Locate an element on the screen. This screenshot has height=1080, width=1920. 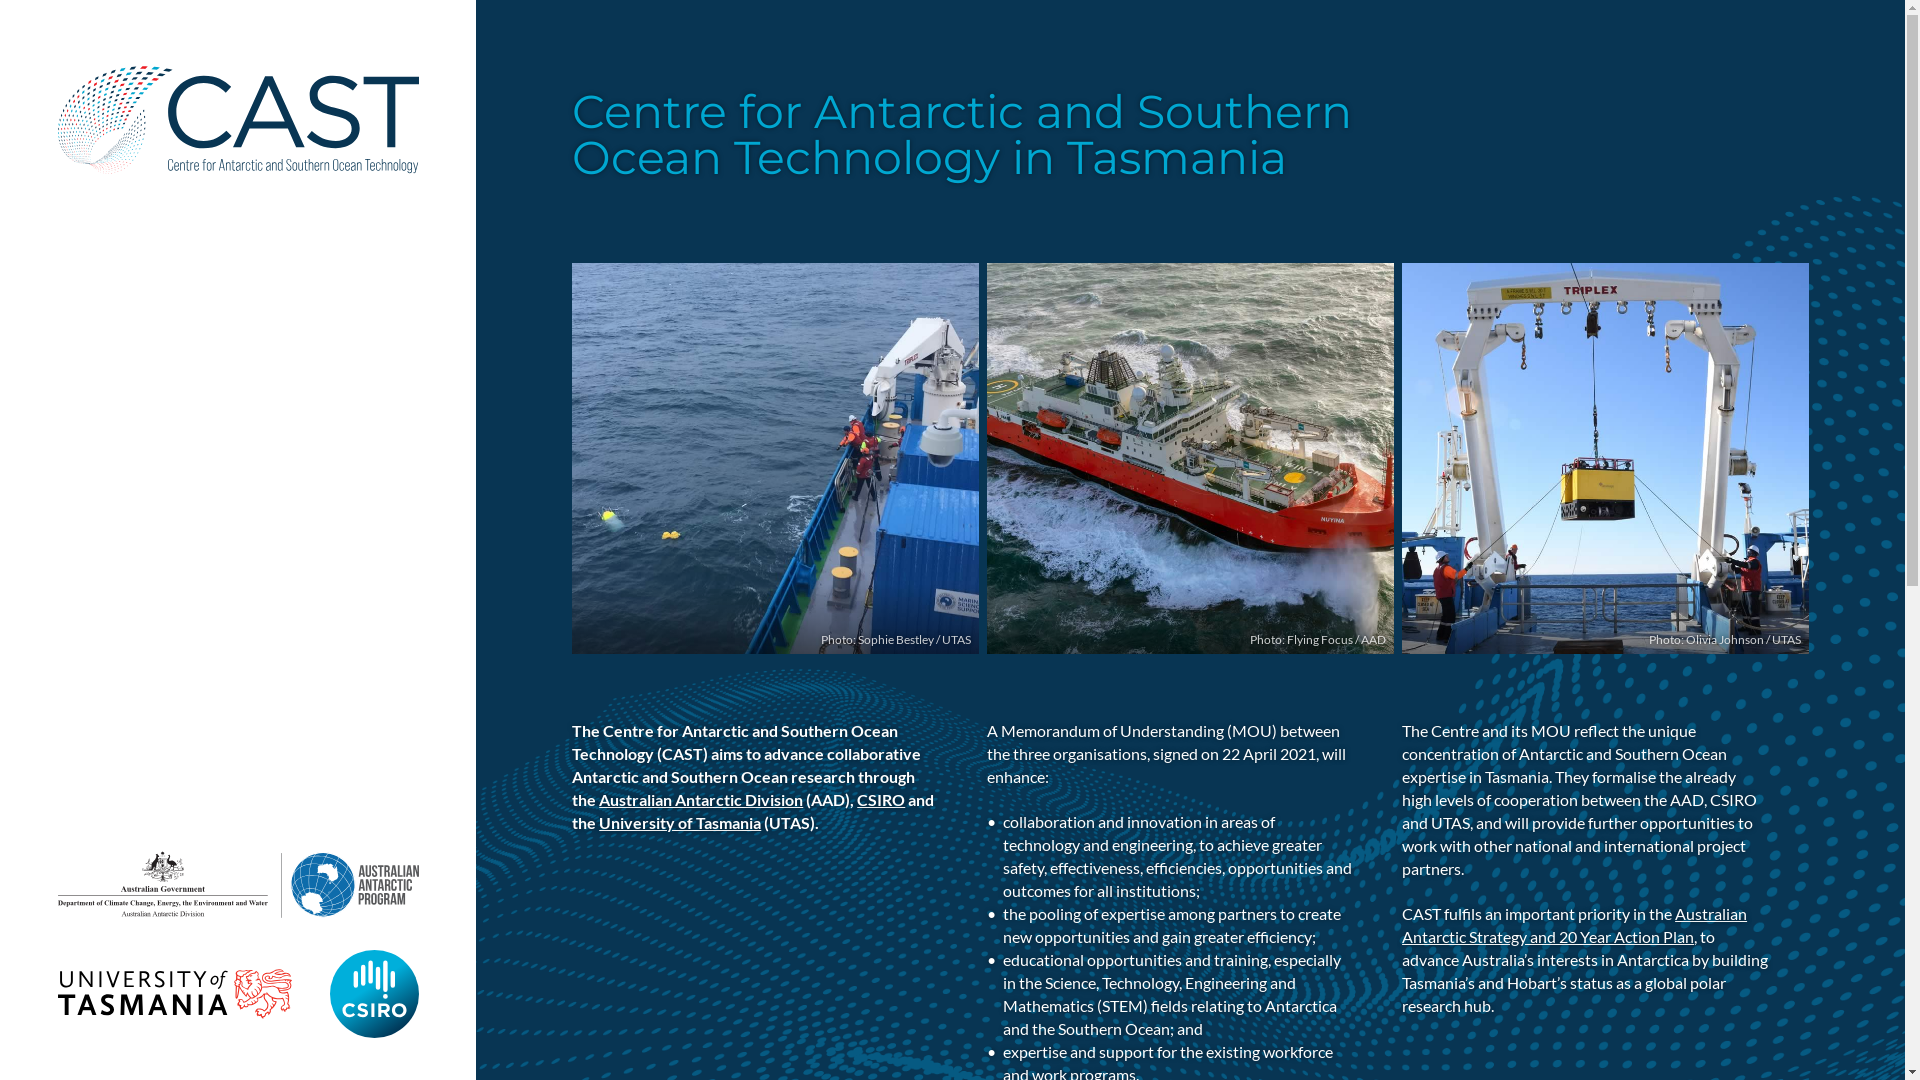
'Australian Antarctic Strategy and 20 Year Action Plan' is located at coordinates (1400, 925).